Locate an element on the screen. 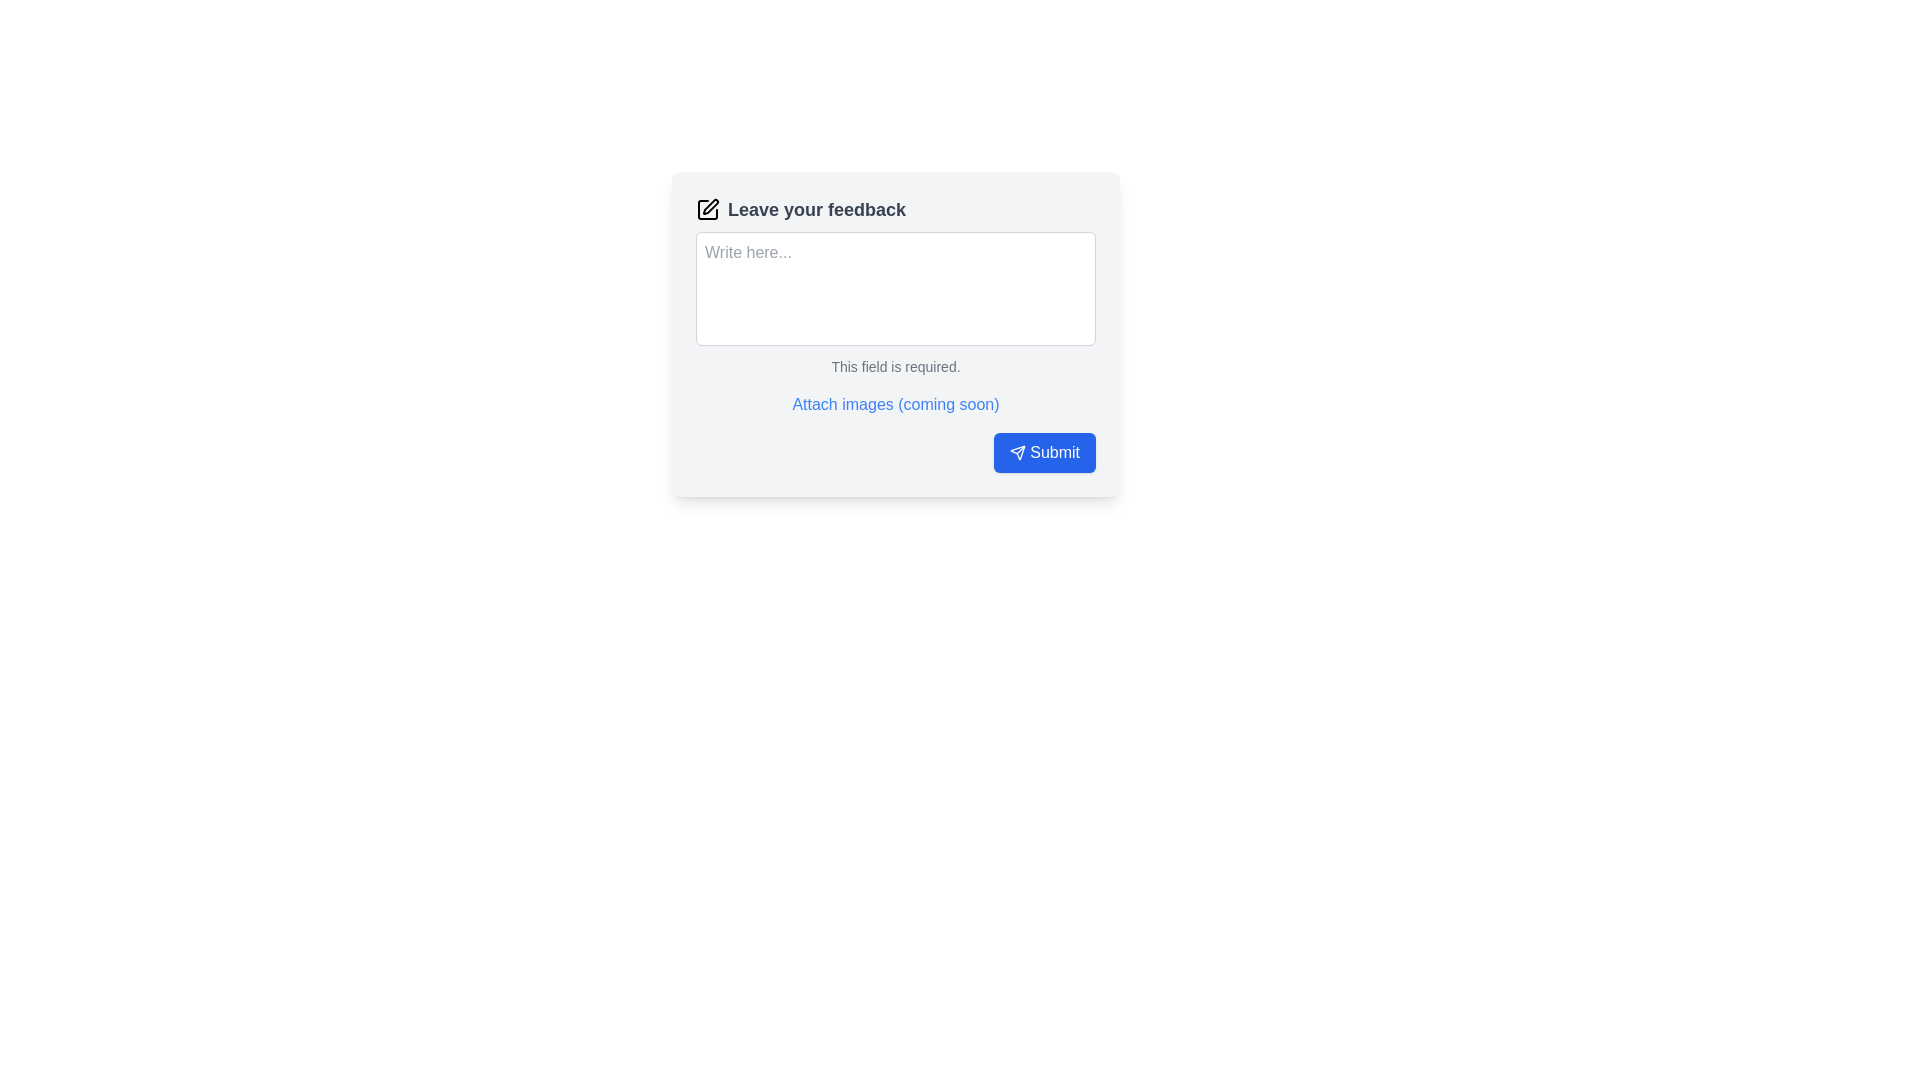 Image resolution: width=1920 pixels, height=1080 pixels. the small pen or pencil icon located in the upper-left corner of the white feedback dialogue box to observe its tooltip or description is located at coordinates (710, 207).